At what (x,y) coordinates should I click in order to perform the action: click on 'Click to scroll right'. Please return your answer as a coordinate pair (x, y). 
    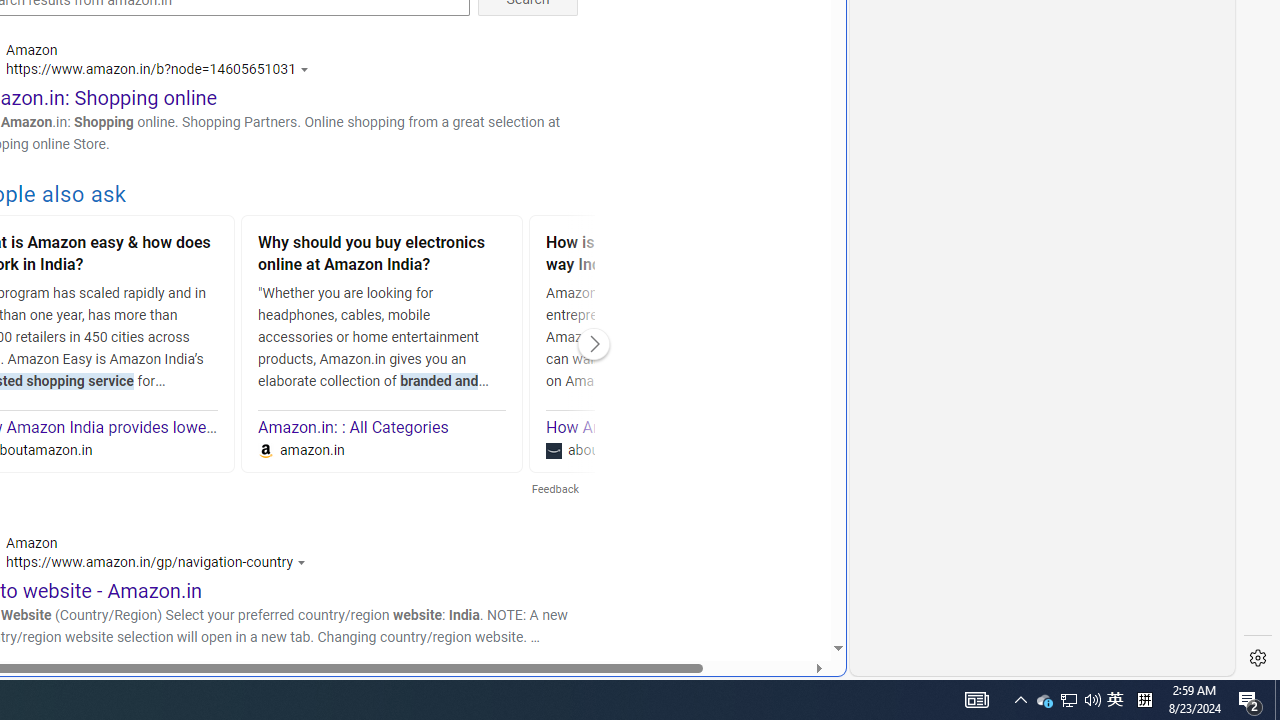
    Looking at the image, I should click on (593, 343).